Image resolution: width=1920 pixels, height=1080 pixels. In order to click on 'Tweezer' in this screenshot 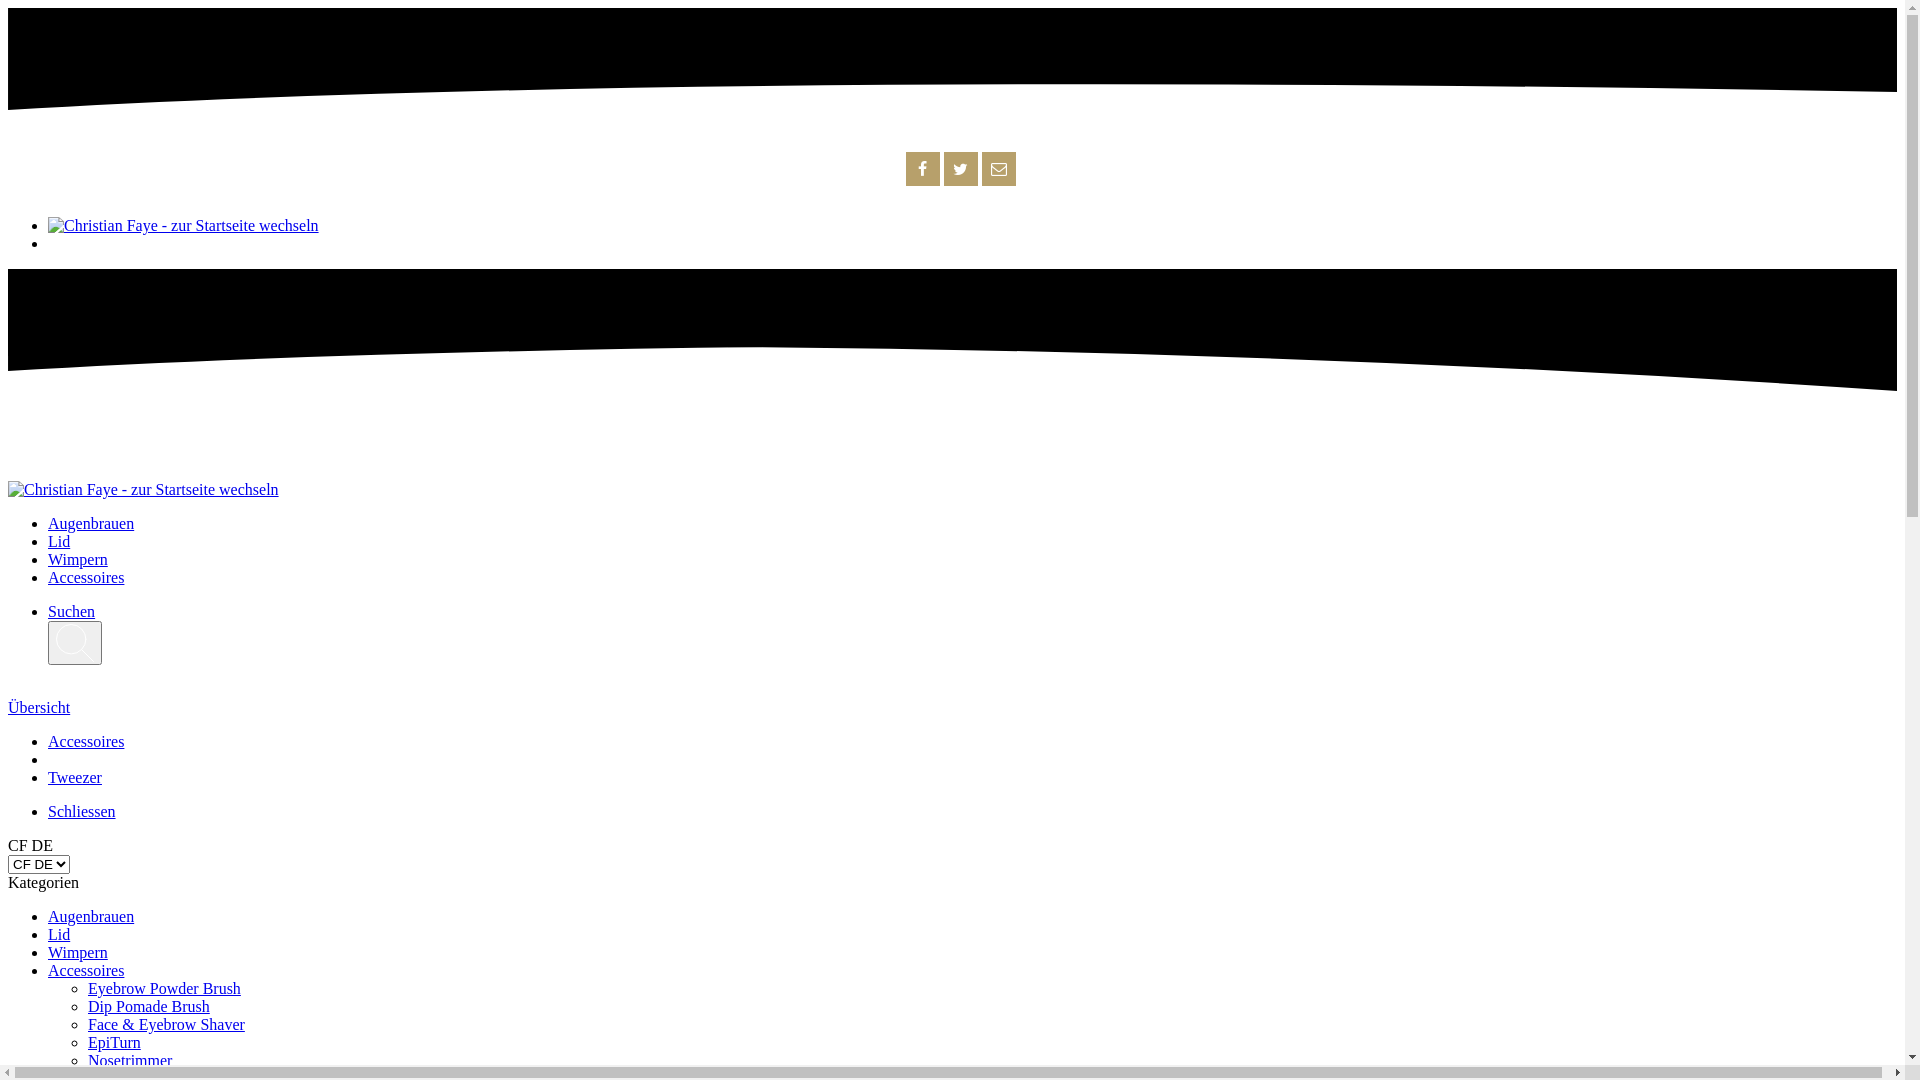, I will do `click(75, 776)`.